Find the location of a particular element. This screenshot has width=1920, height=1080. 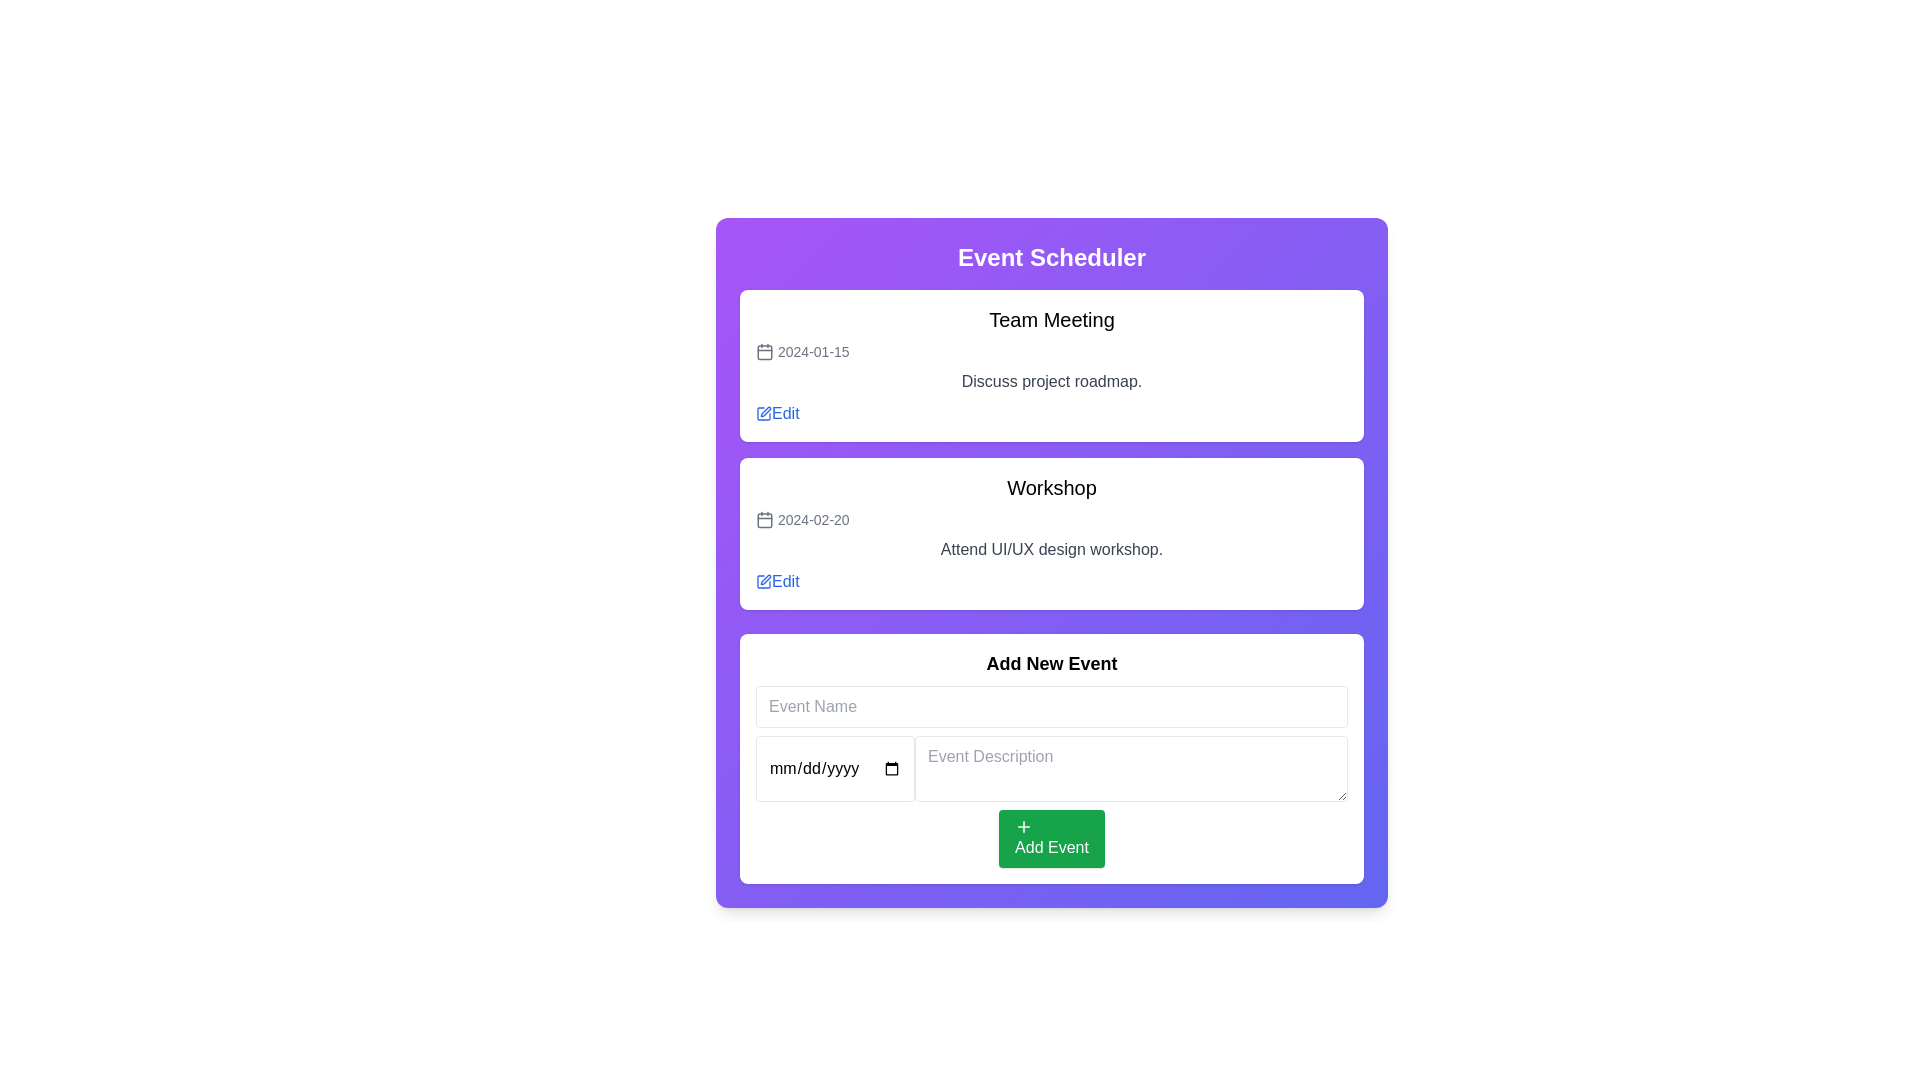

the icon associated with the event date '2024-01-15' in the first event block labeled 'Team Meeting' is located at coordinates (763, 350).